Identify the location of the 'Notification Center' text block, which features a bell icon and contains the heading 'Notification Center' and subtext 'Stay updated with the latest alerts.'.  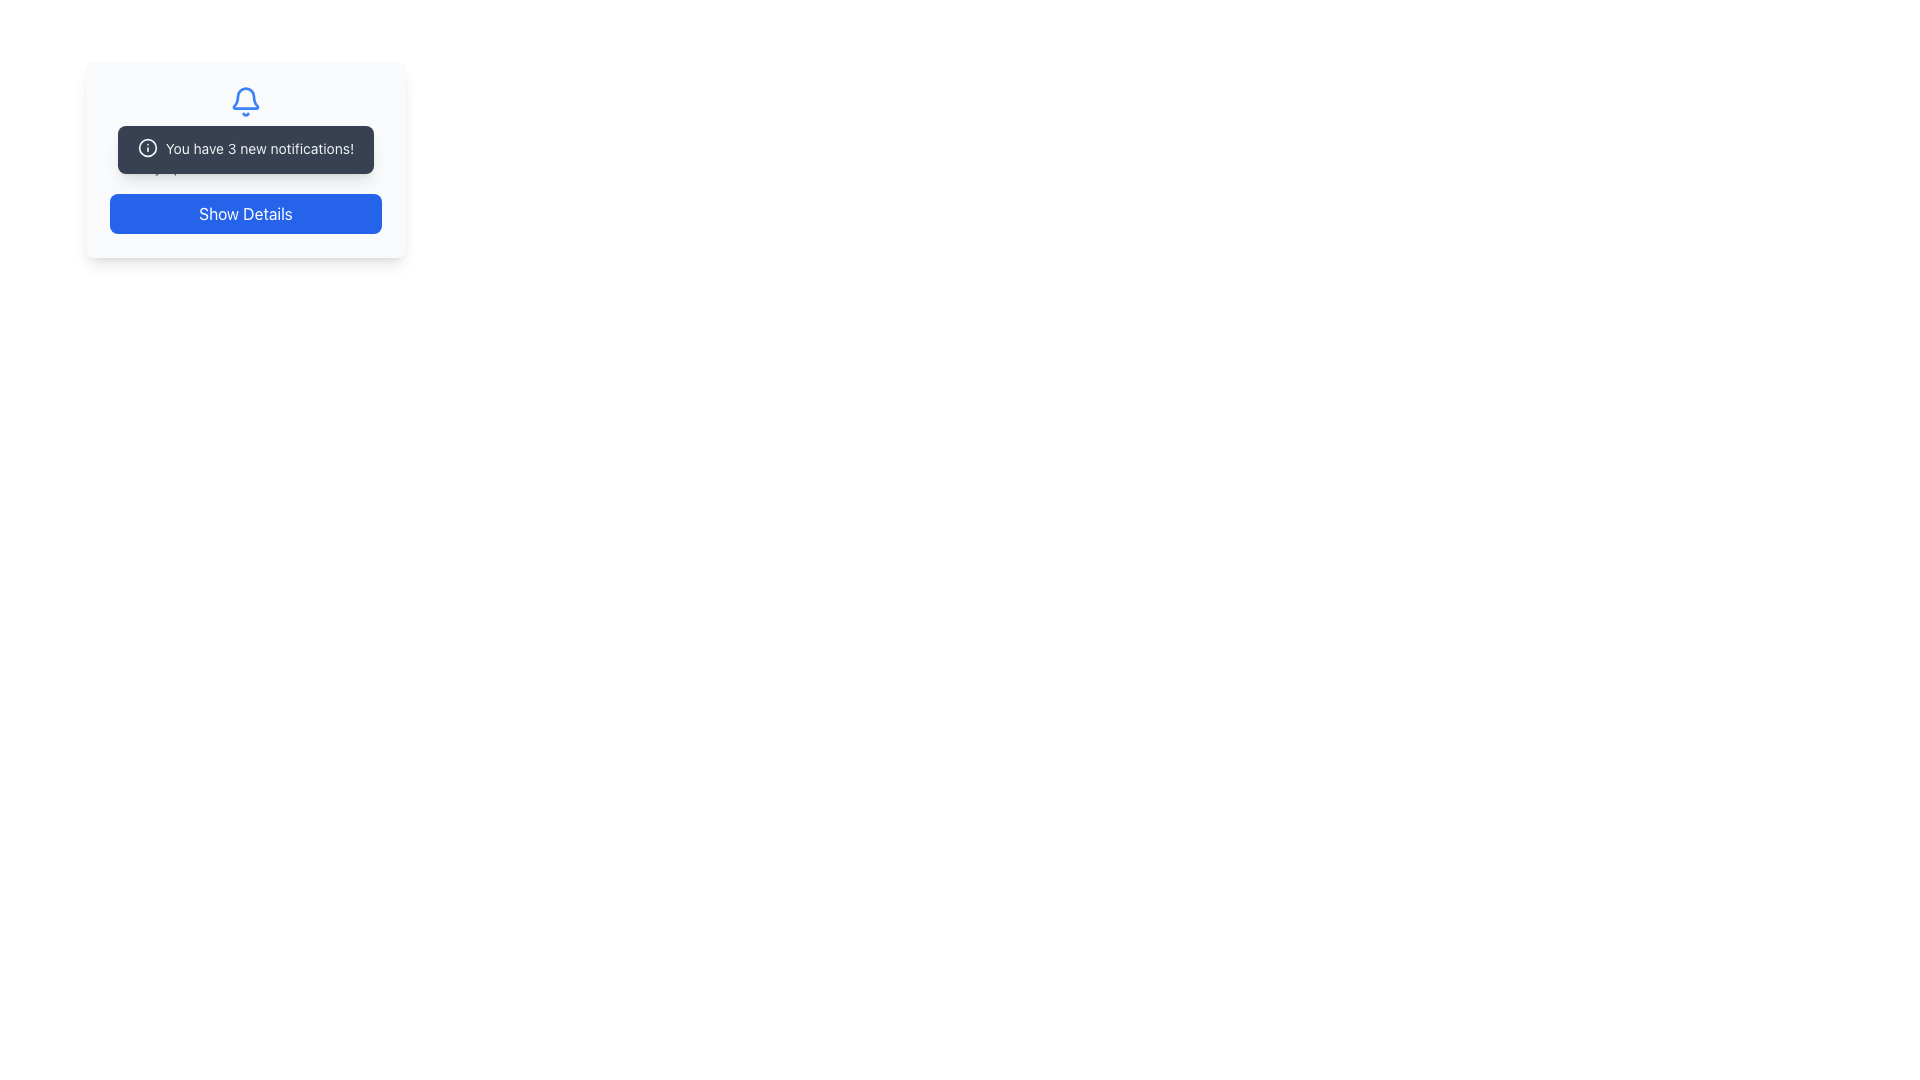
(244, 131).